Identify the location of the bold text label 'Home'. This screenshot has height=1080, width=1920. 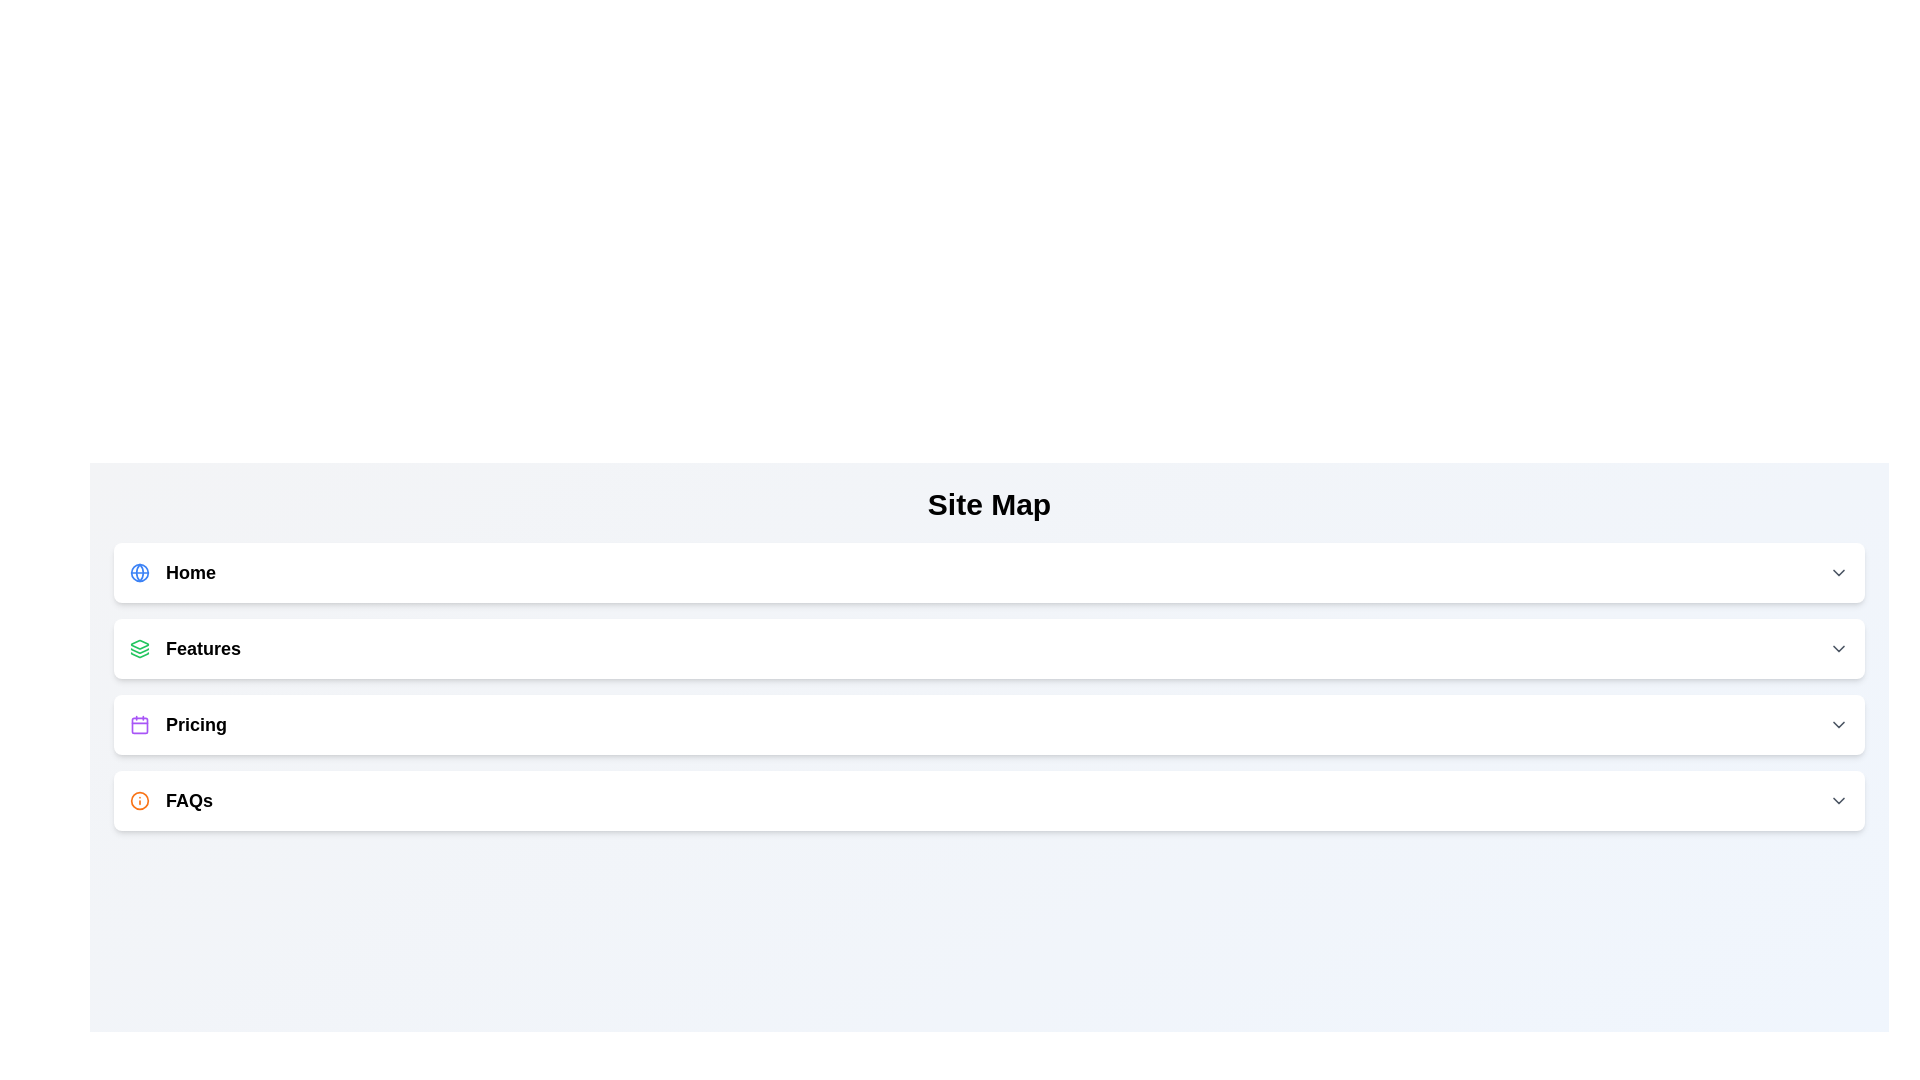
(191, 573).